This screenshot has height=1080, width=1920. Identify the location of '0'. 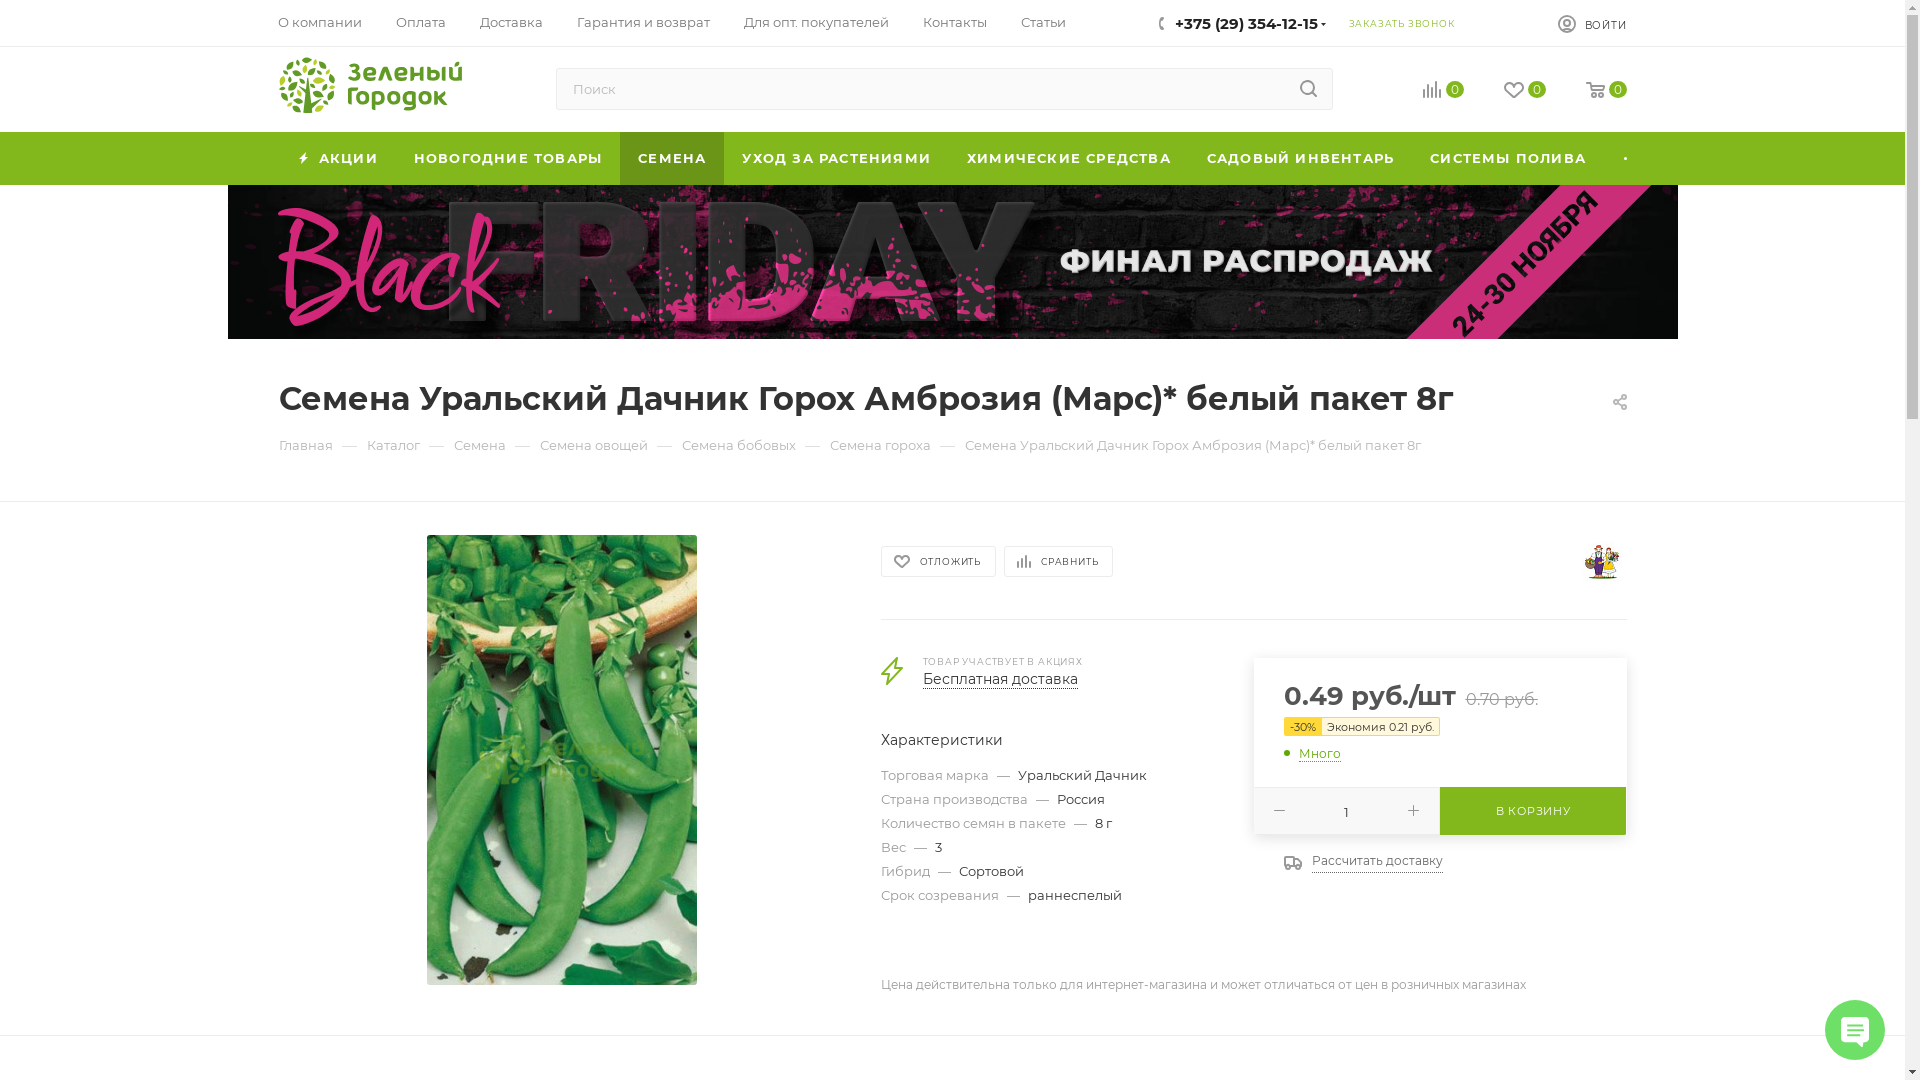
(1524, 91).